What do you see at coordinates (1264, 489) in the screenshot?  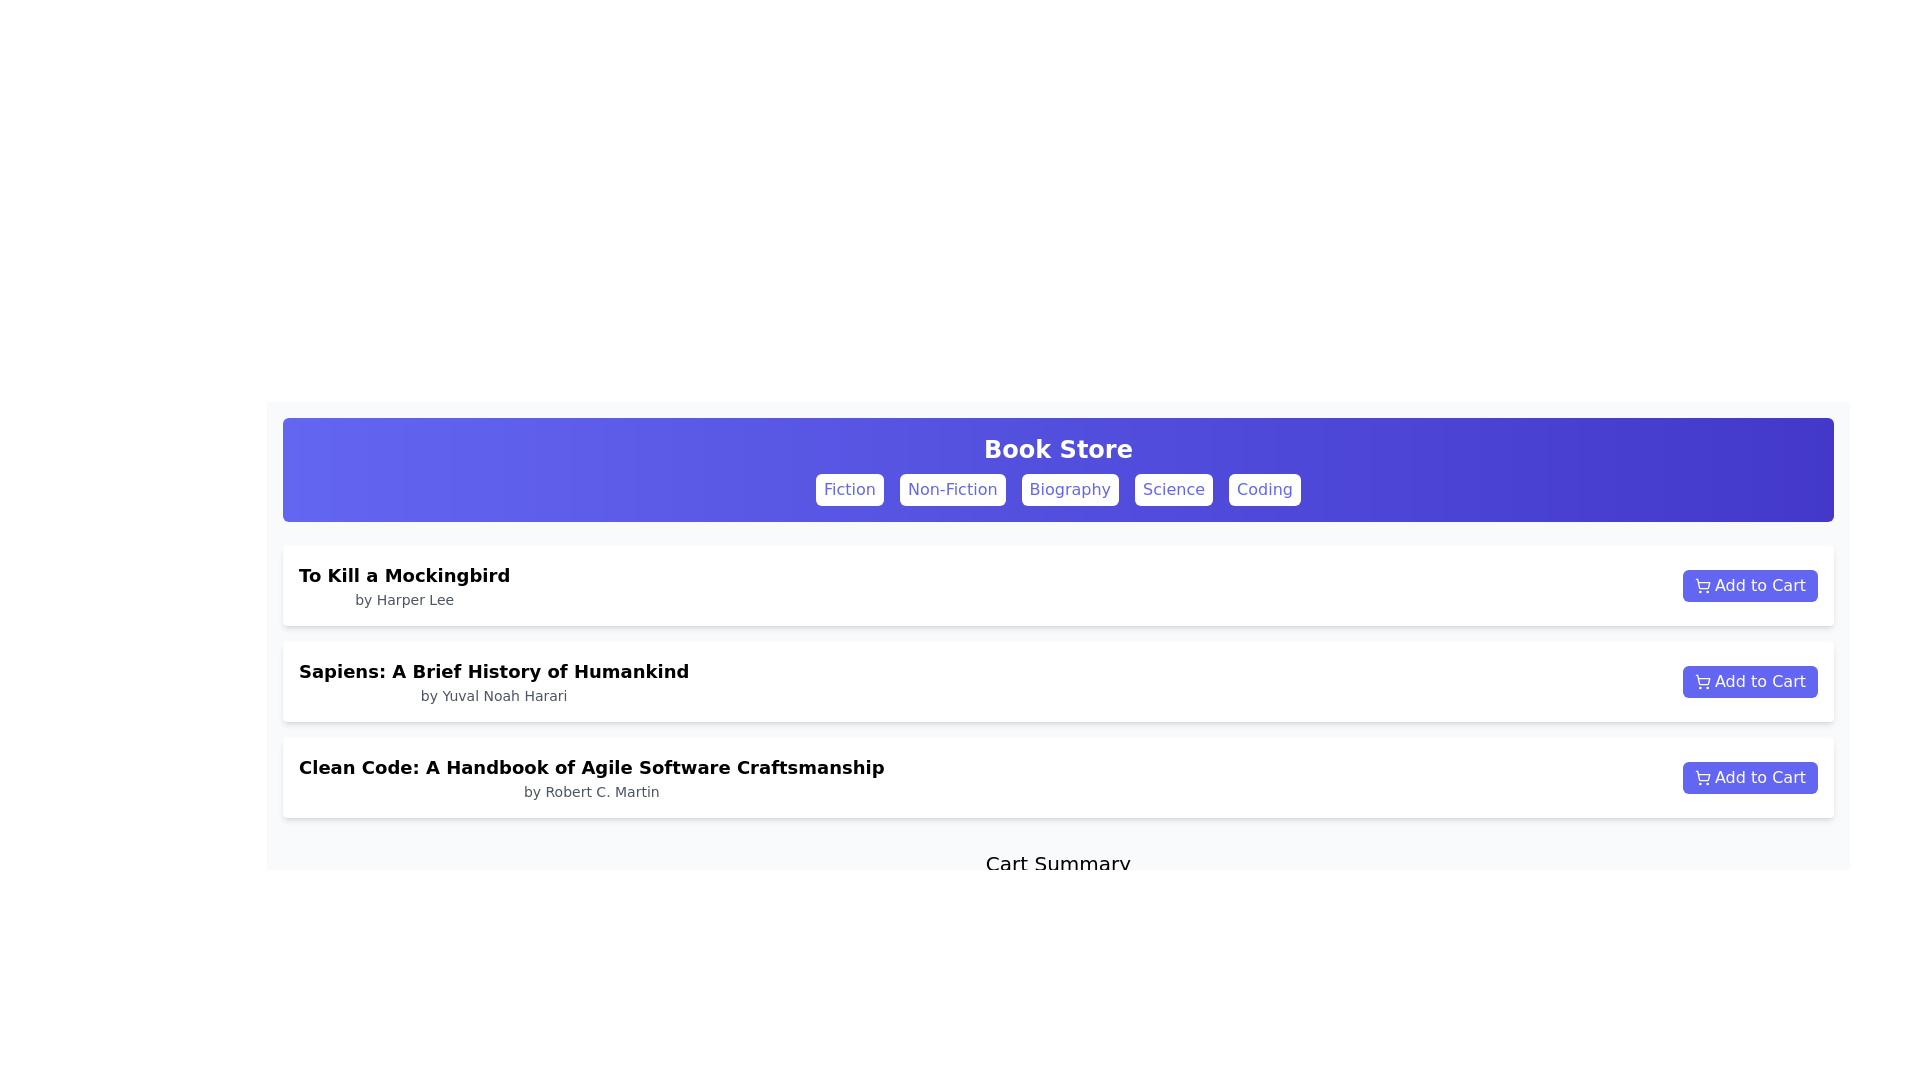 I see `the rounded rectangular button labeled 'Coding' with a white background located underneath the title 'Book Store'` at bounding box center [1264, 489].